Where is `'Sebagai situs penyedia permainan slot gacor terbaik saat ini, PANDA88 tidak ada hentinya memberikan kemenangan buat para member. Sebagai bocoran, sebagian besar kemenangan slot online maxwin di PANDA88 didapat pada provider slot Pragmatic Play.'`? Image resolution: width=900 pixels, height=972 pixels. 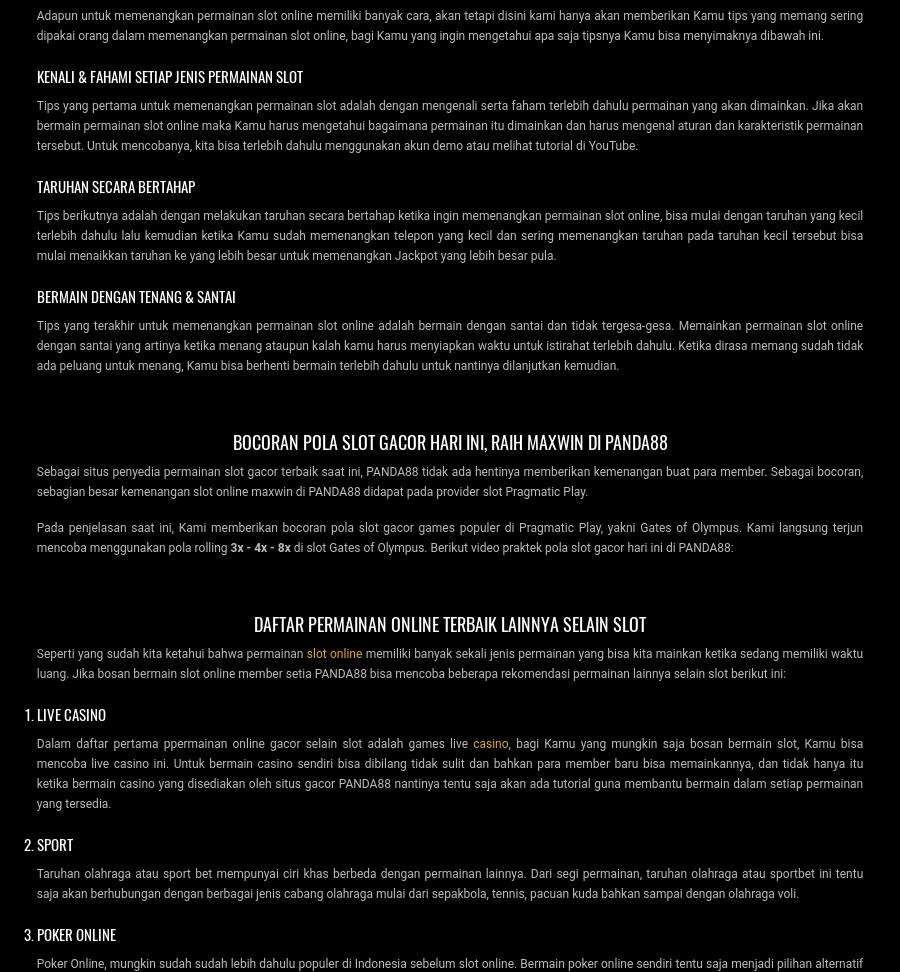 'Sebagai situs penyedia permainan slot gacor terbaik saat ini, PANDA88 tidak ada hentinya memberikan kemenangan buat para member. Sebagai bocoran, sebagian besar kemenangan slot online maxwin di PANDA88 didapat pada provider slot Pragmatic Play.' is located at coordinates (449, 480).